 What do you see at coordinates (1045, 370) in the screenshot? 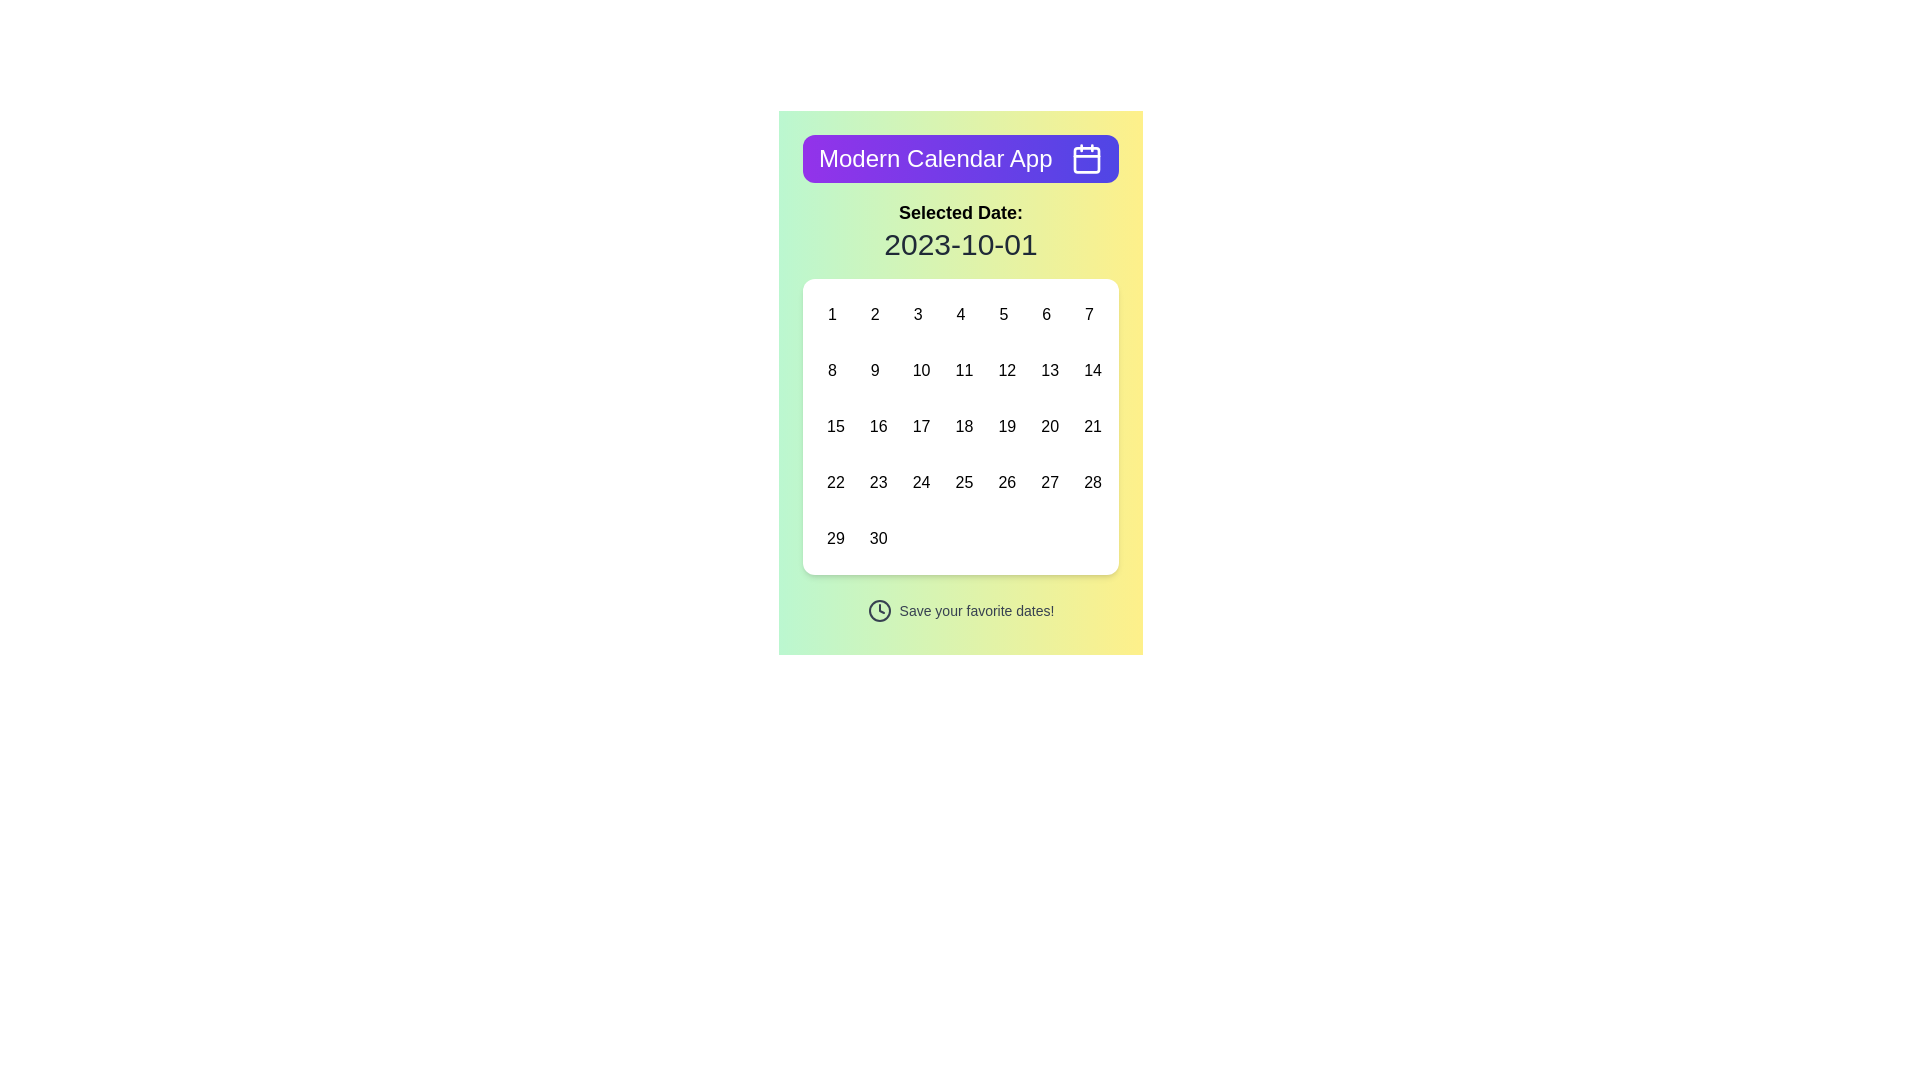
I see `the selectable date button '13' on the calendar interface` at bounding box center [1045, 370].